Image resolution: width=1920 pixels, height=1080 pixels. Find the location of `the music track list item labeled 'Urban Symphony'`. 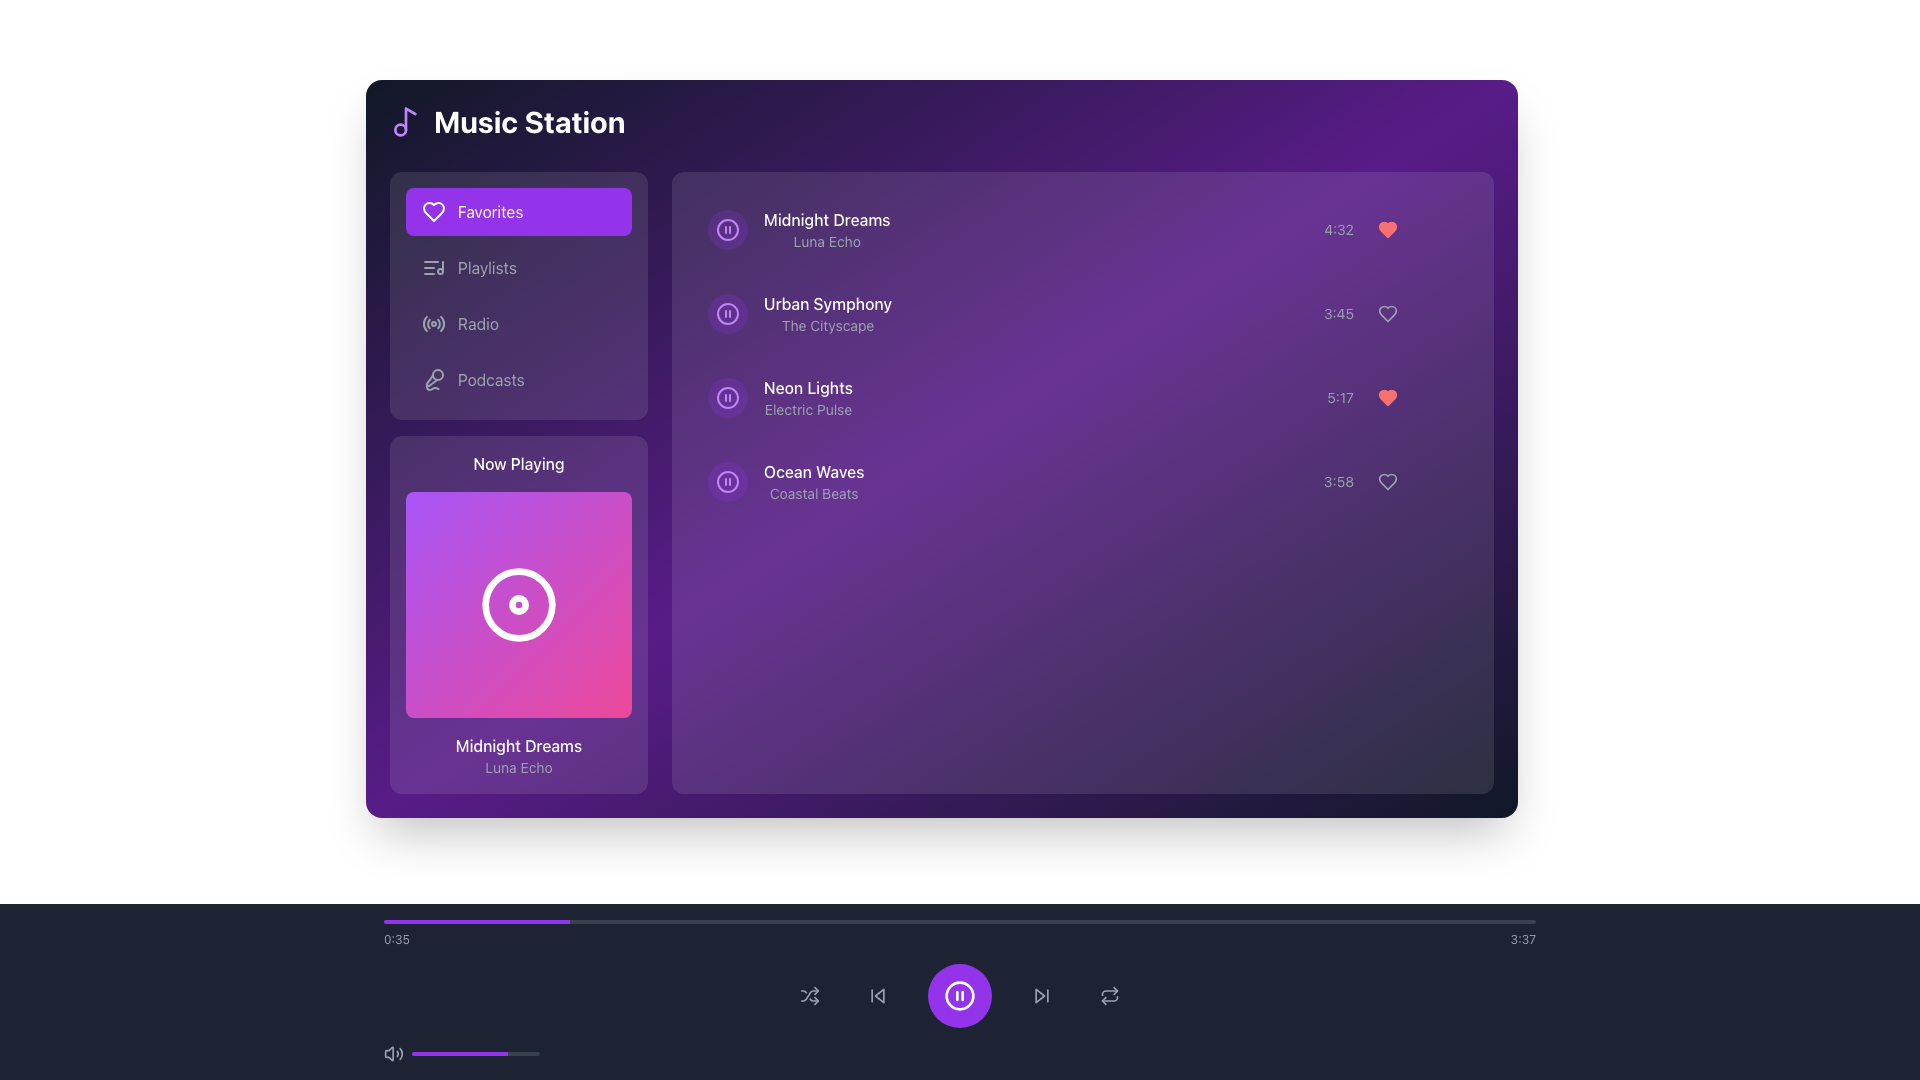

the music track list item labeled 'Urban Symphony' is located at coordinates (1082, 313).